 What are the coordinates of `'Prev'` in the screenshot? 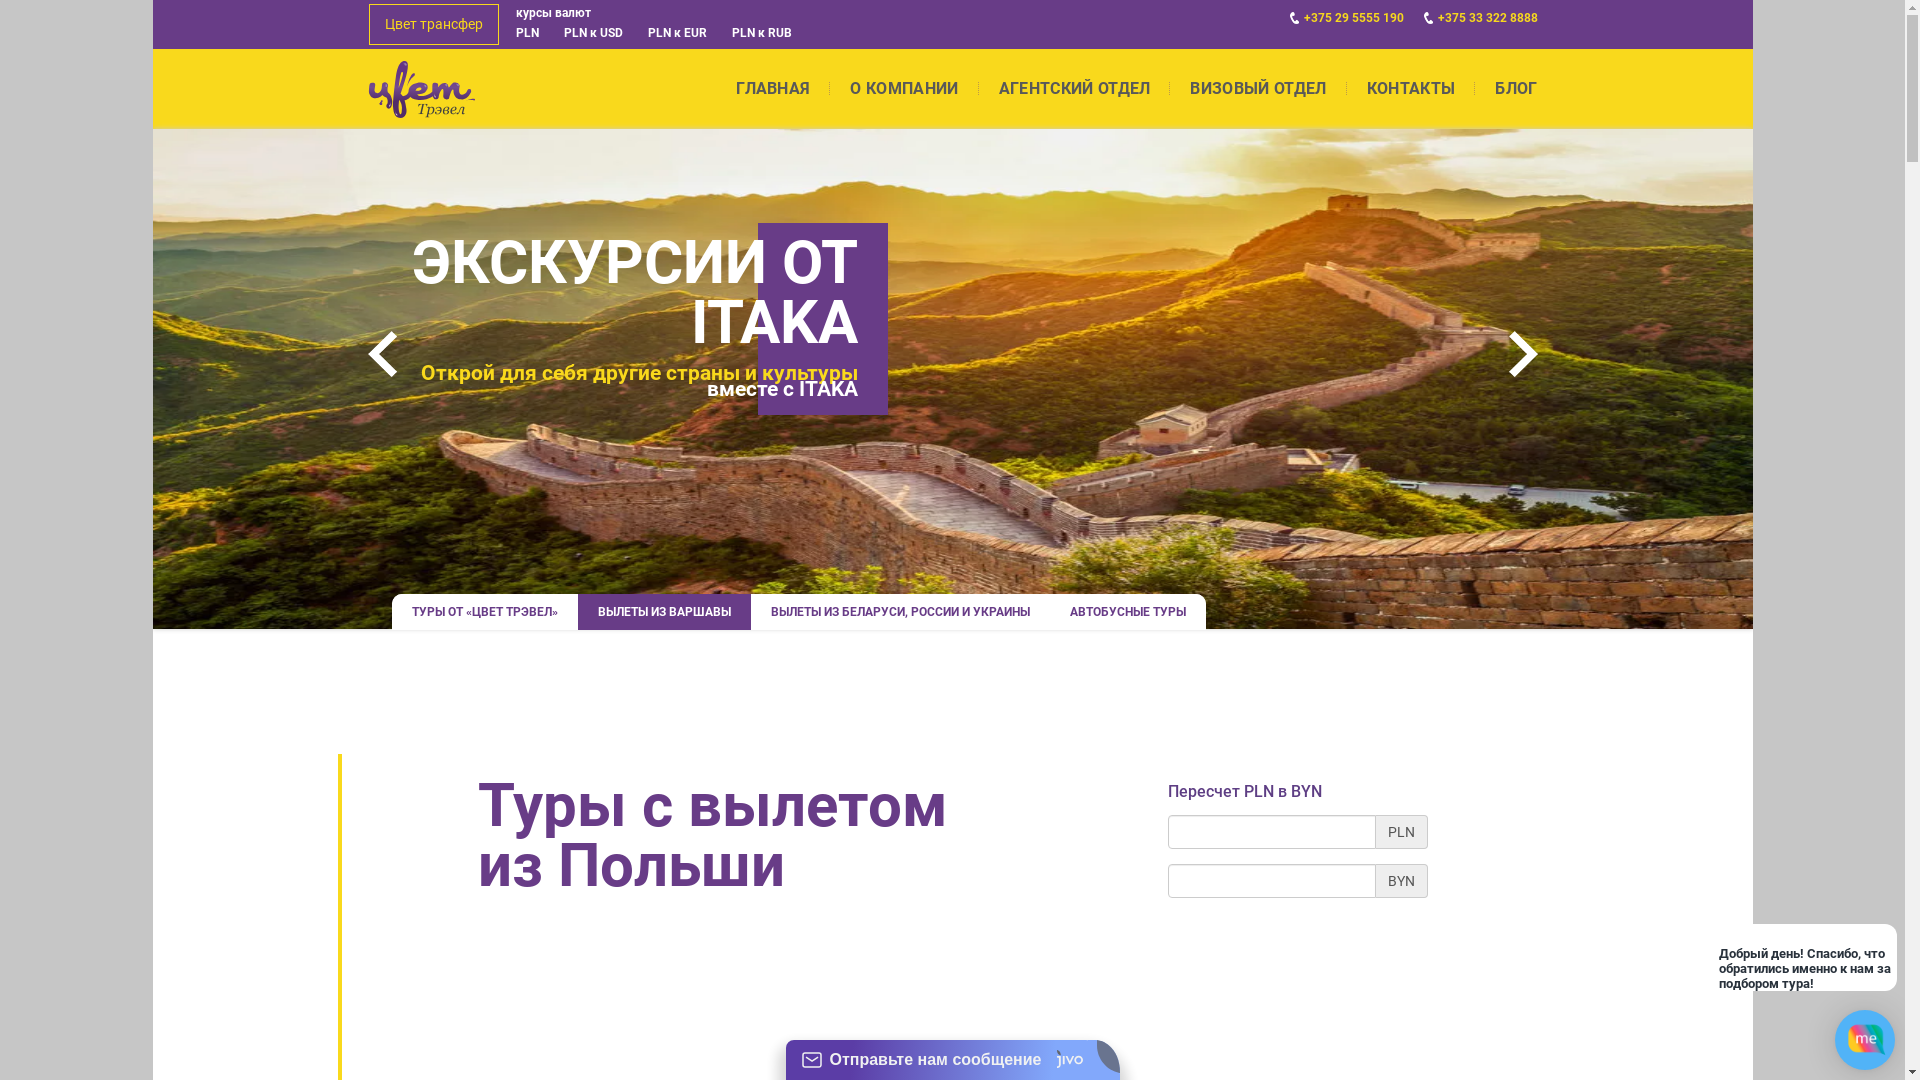 It's located at (382, 353).